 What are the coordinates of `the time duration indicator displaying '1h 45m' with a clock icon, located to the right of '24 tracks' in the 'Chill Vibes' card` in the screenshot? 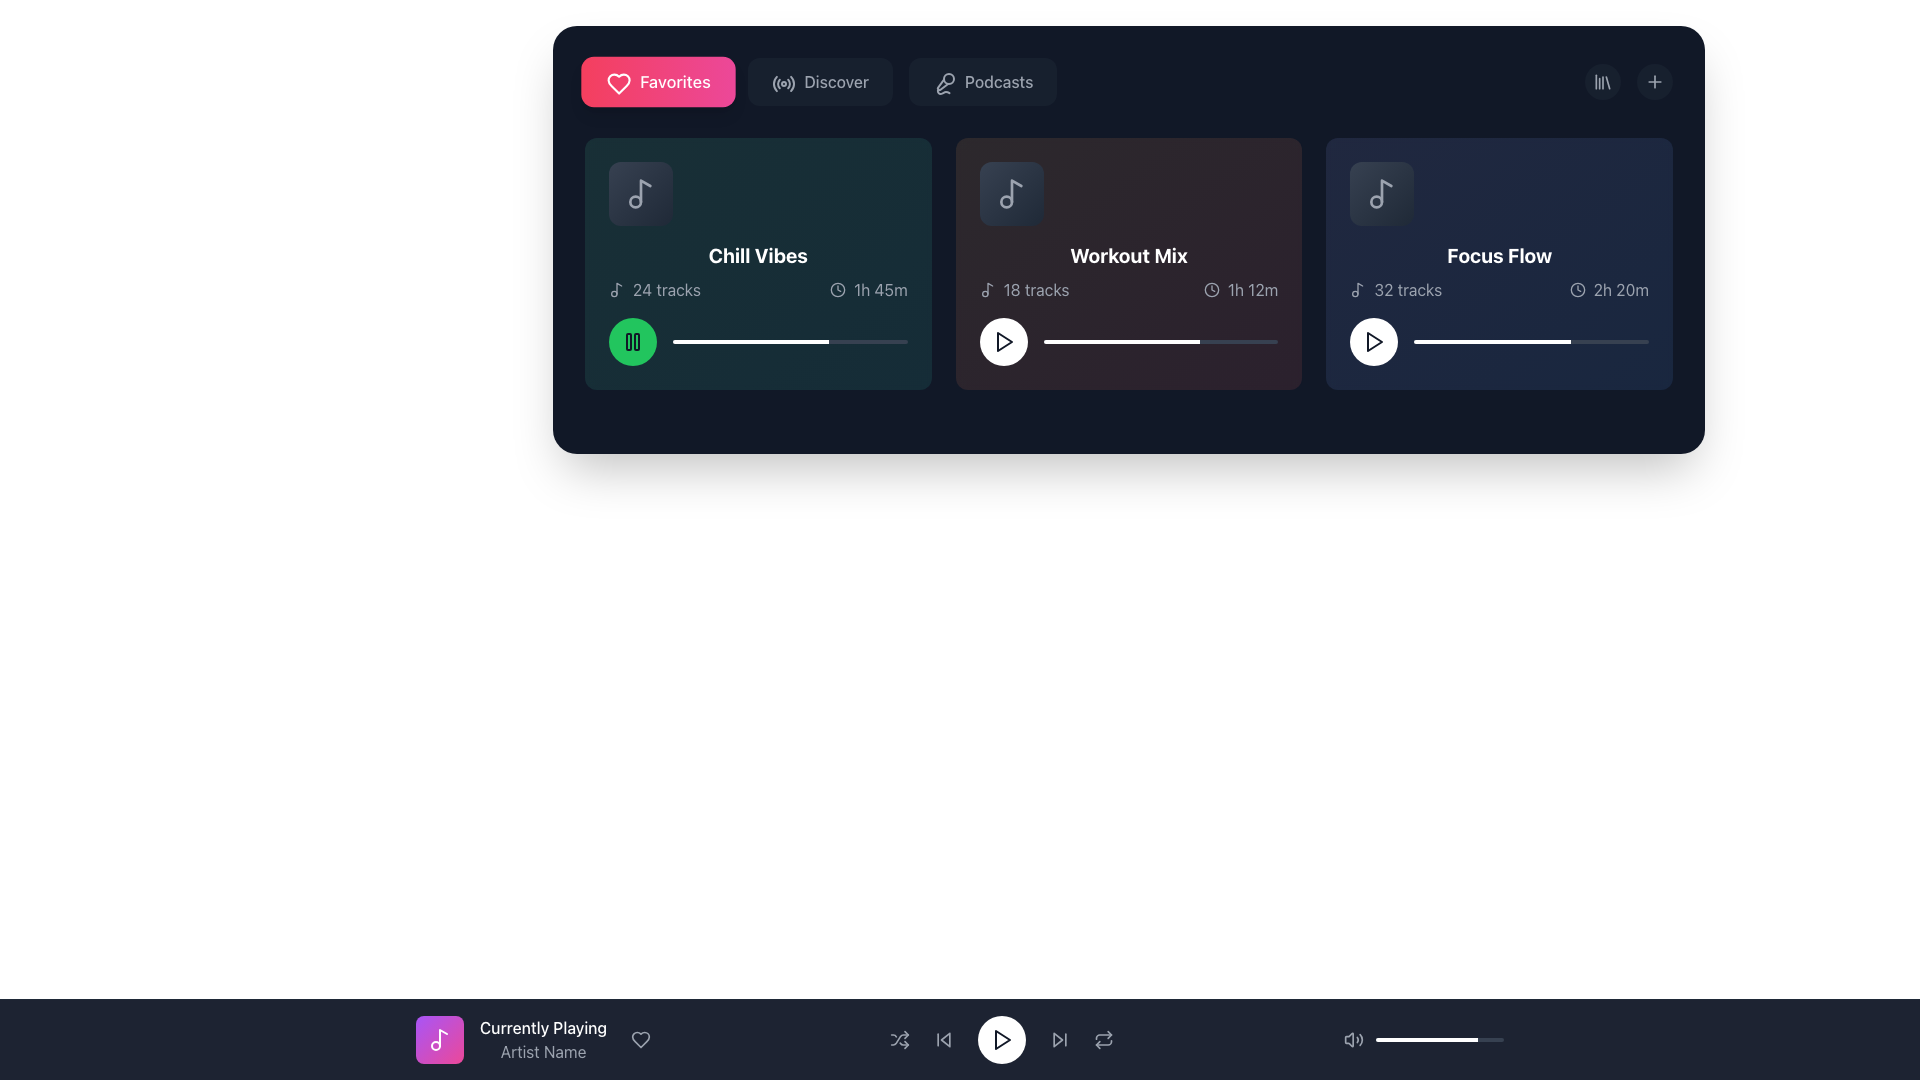 It's located at (868, 289).